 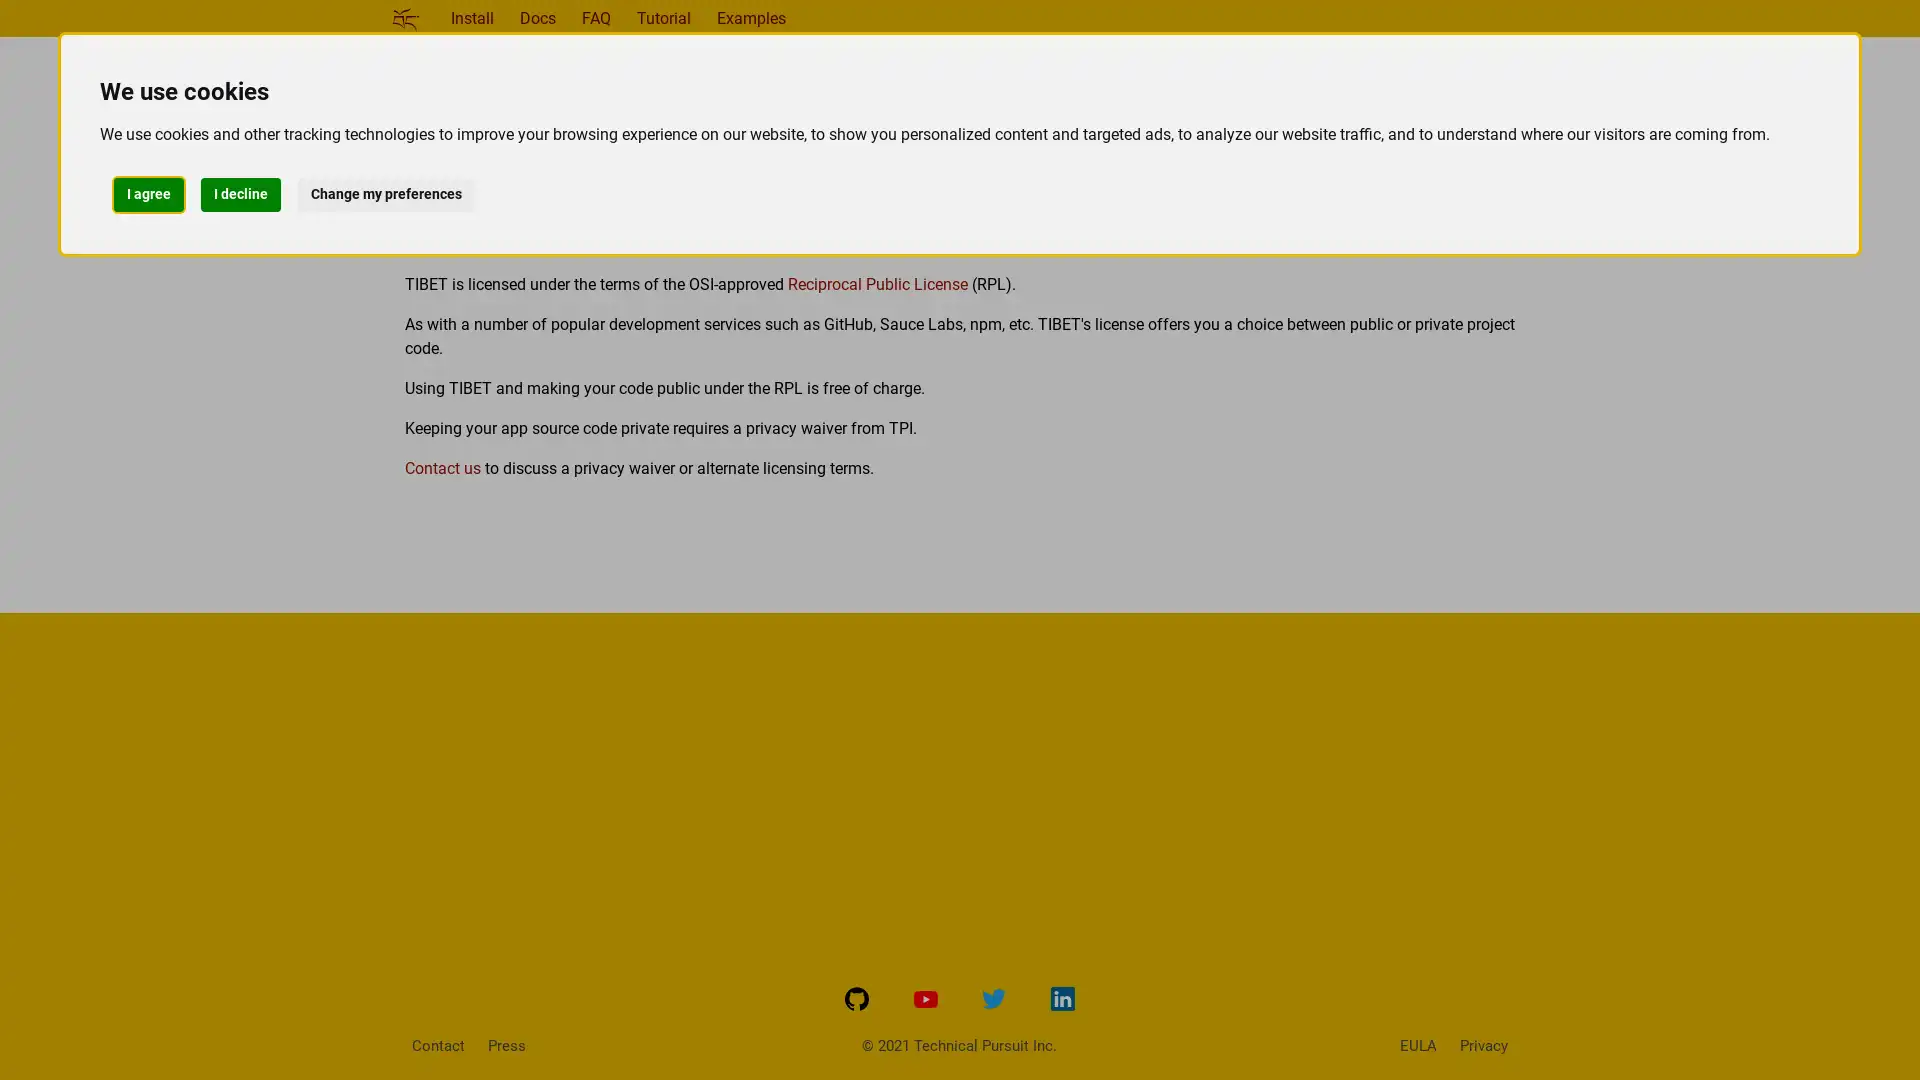 What do you see at coordinates (386, 193) in the screenshot?
I see `Change my preferences` at bounding box center [386, 193].